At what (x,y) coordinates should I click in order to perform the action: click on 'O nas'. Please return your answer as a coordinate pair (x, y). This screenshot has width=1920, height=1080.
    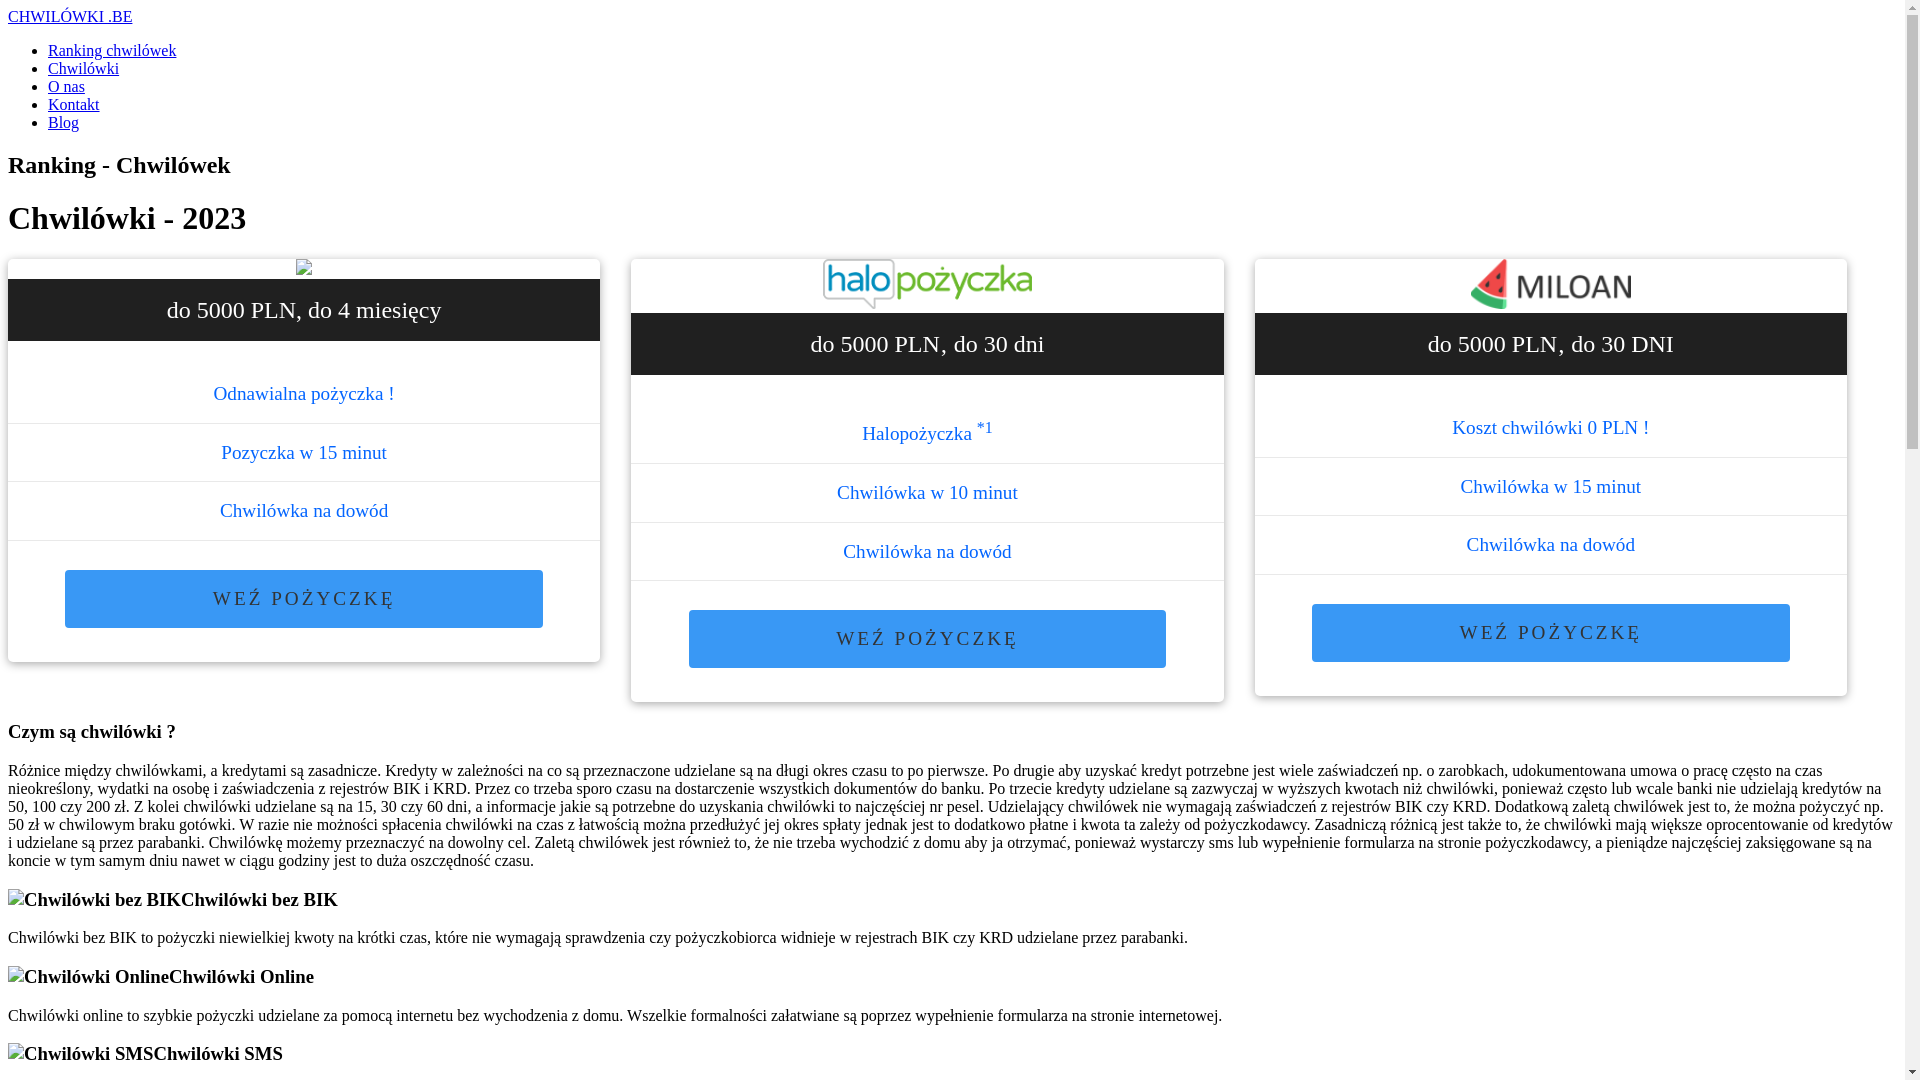
    Looking at the image, I should click on (66, 85).